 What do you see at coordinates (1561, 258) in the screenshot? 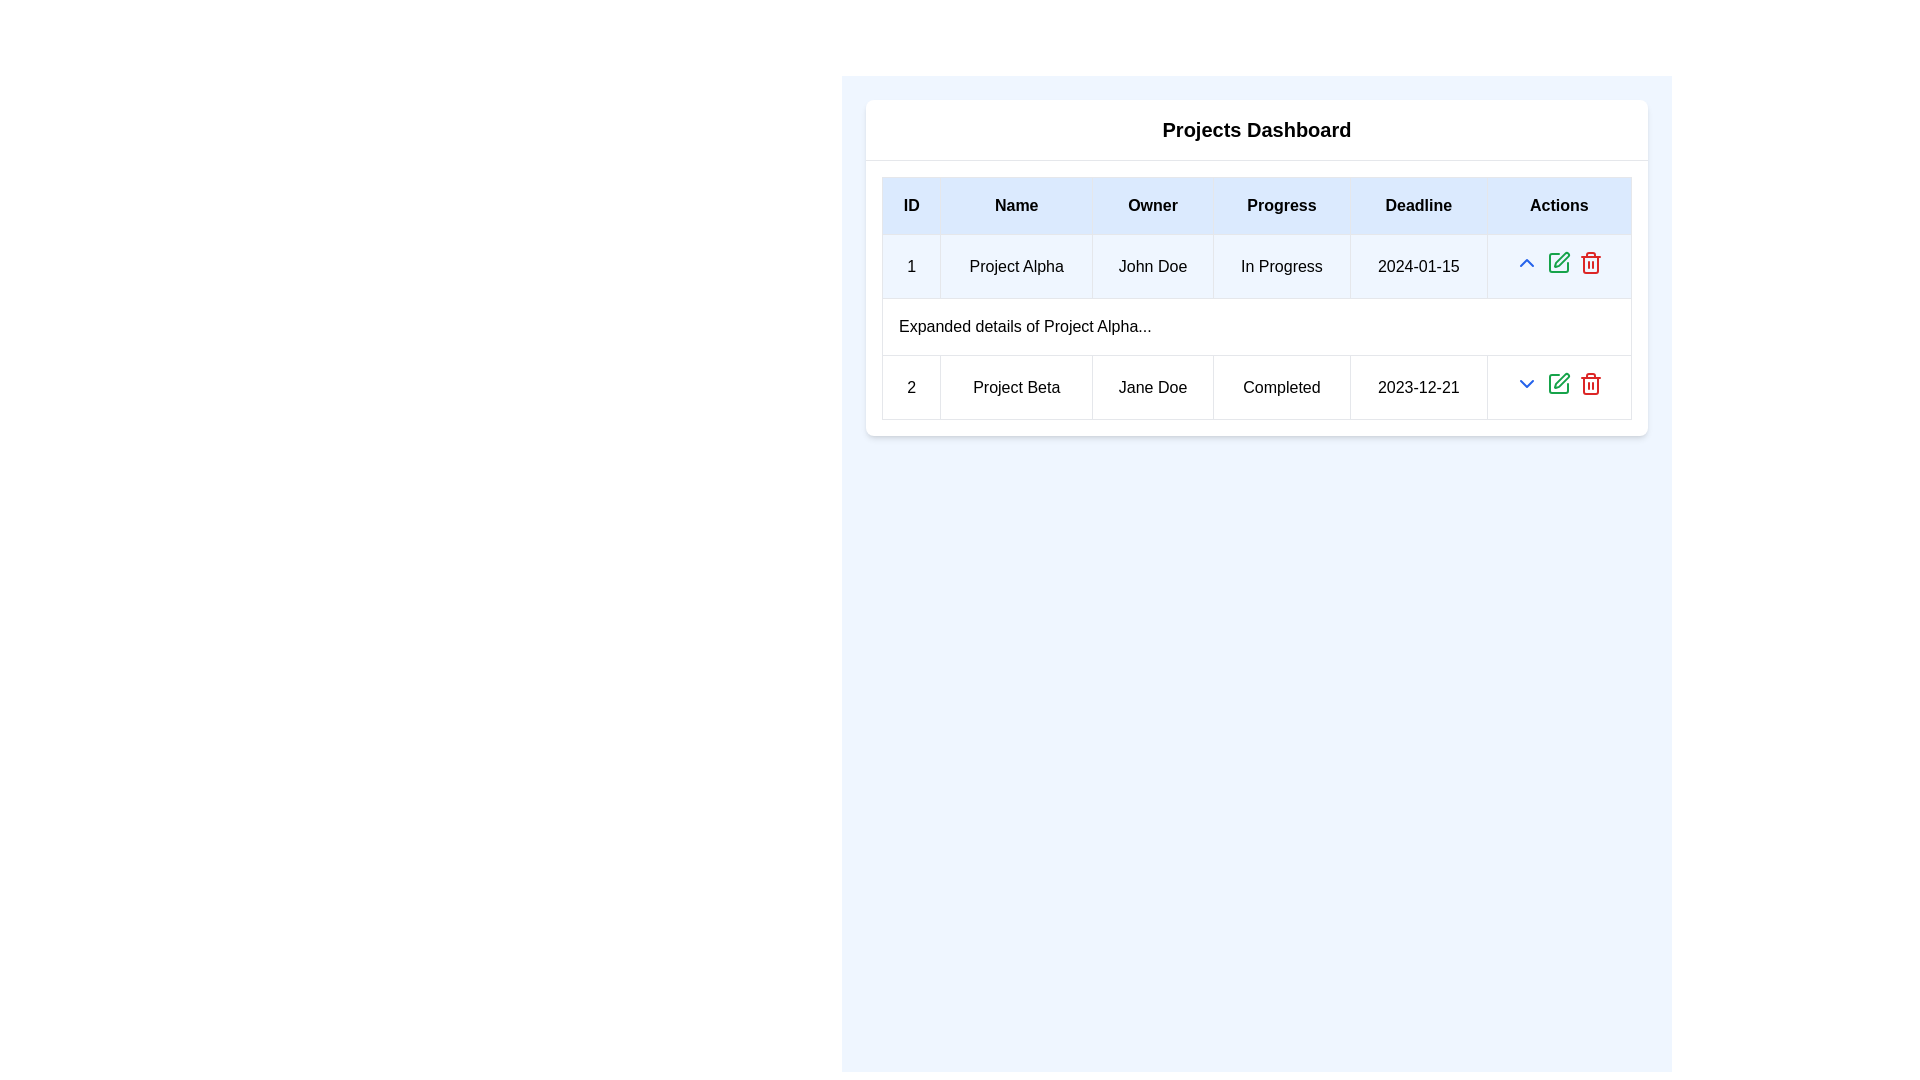
I see `the edit action icon button located in the 'Actions' column of the first row in the 'Projects Dashboard' table` at bounding box center [1561, 258].